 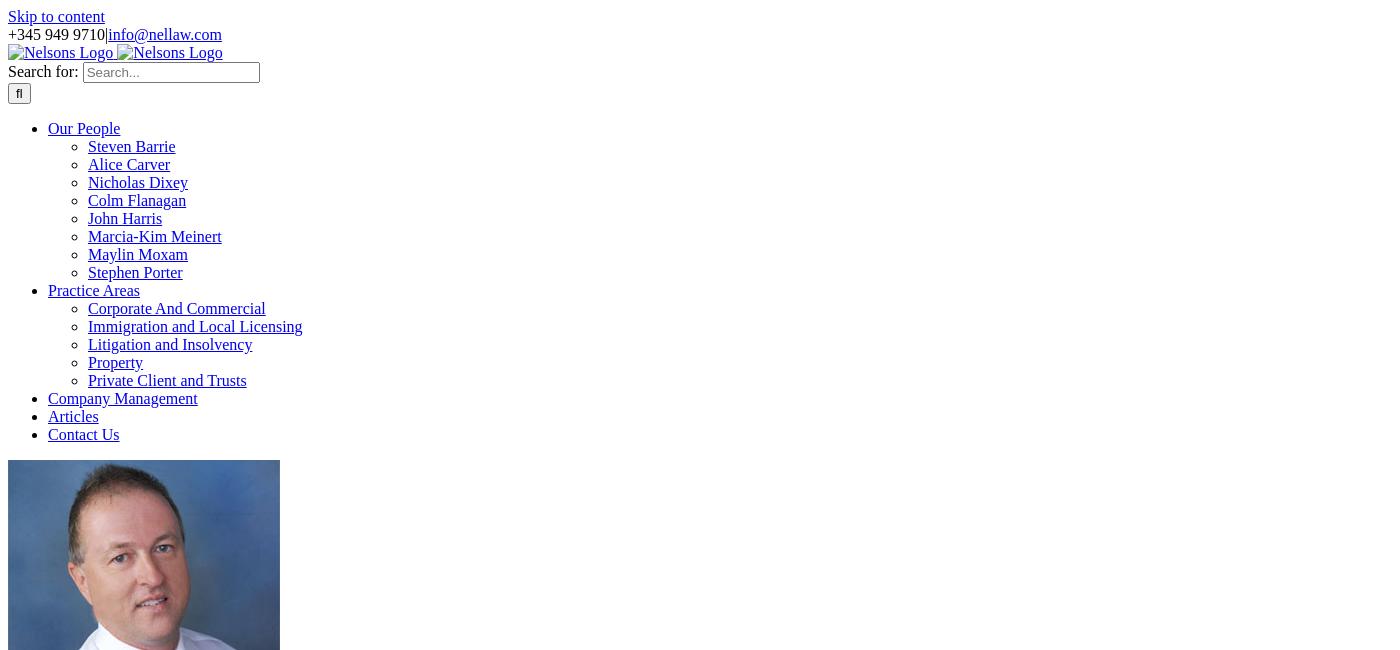 I want to click on 'Property', so click(x=115, y=361).